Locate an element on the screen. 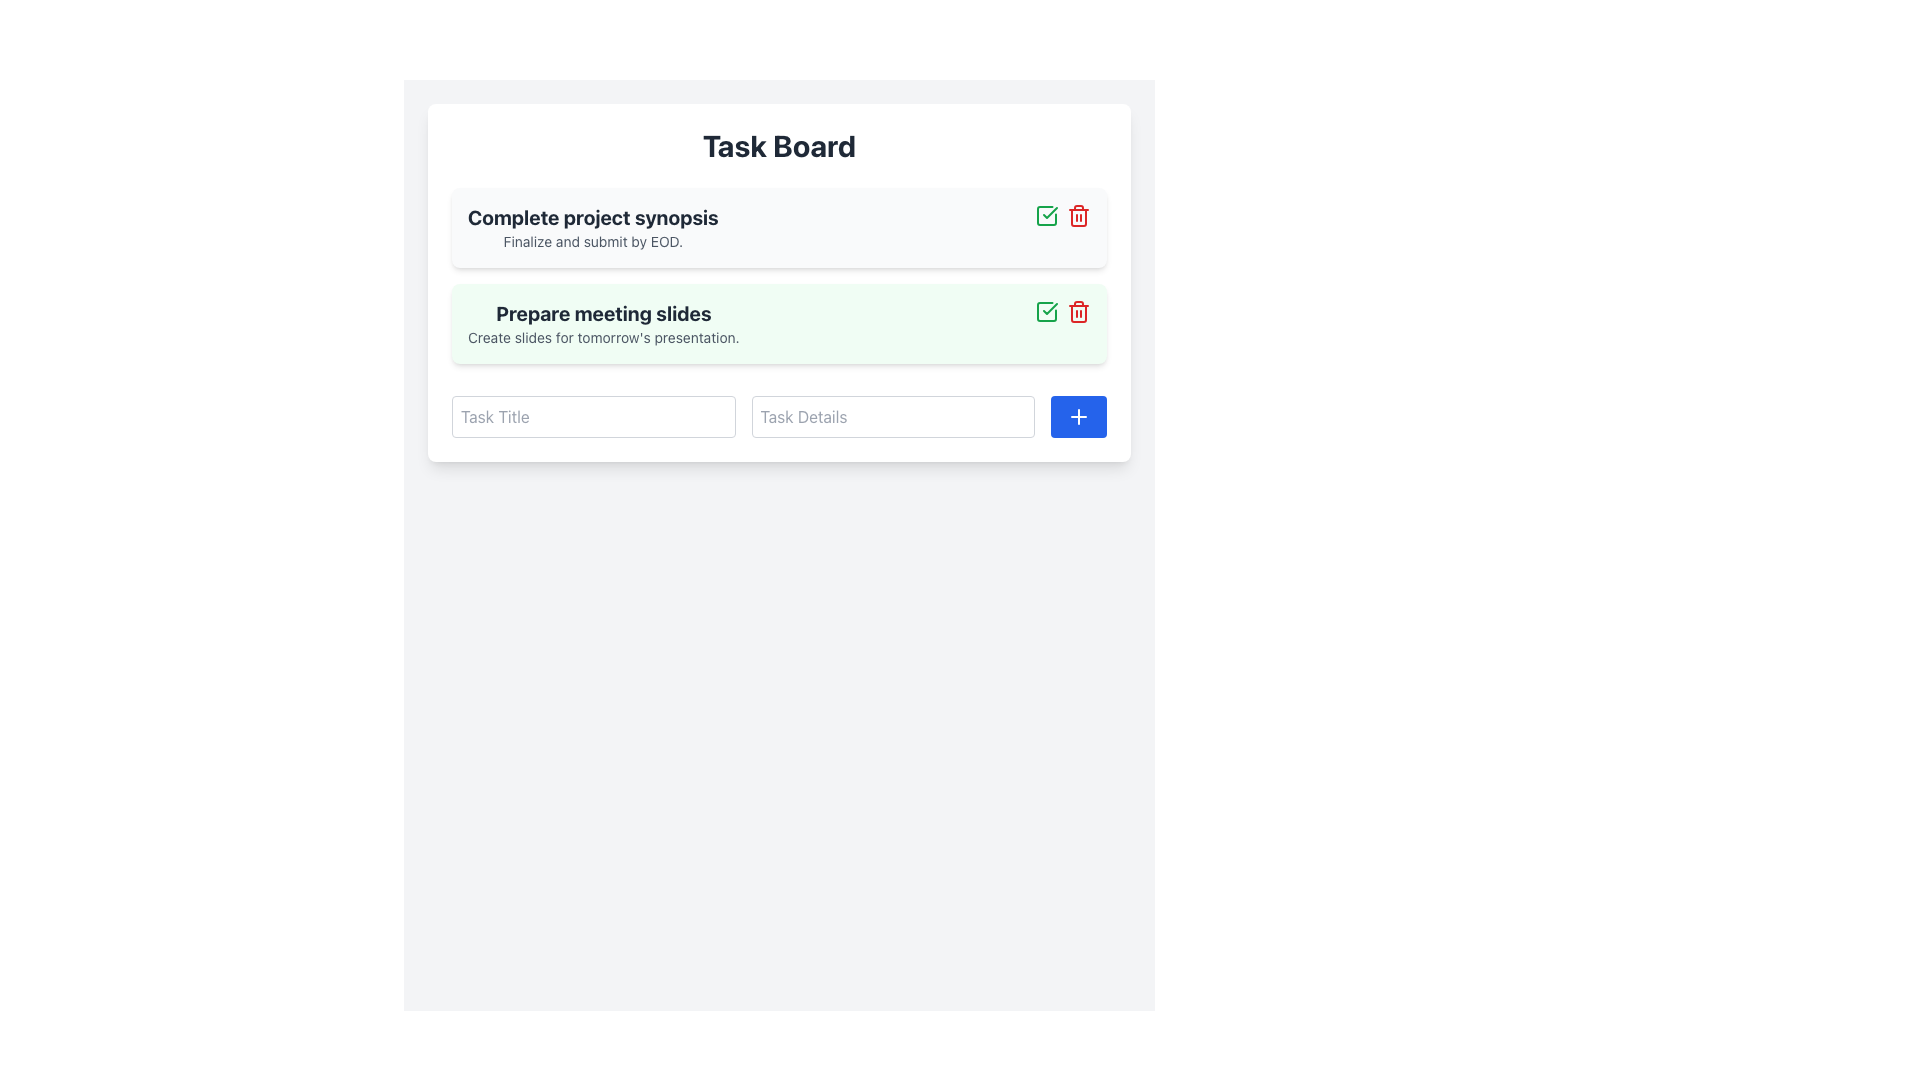 This screenshot has height=1080, width=1920. the task overview text block located below the 'Task Board' heading and above another task section, aligned left within the first task card is located at coordinates (592, 226).